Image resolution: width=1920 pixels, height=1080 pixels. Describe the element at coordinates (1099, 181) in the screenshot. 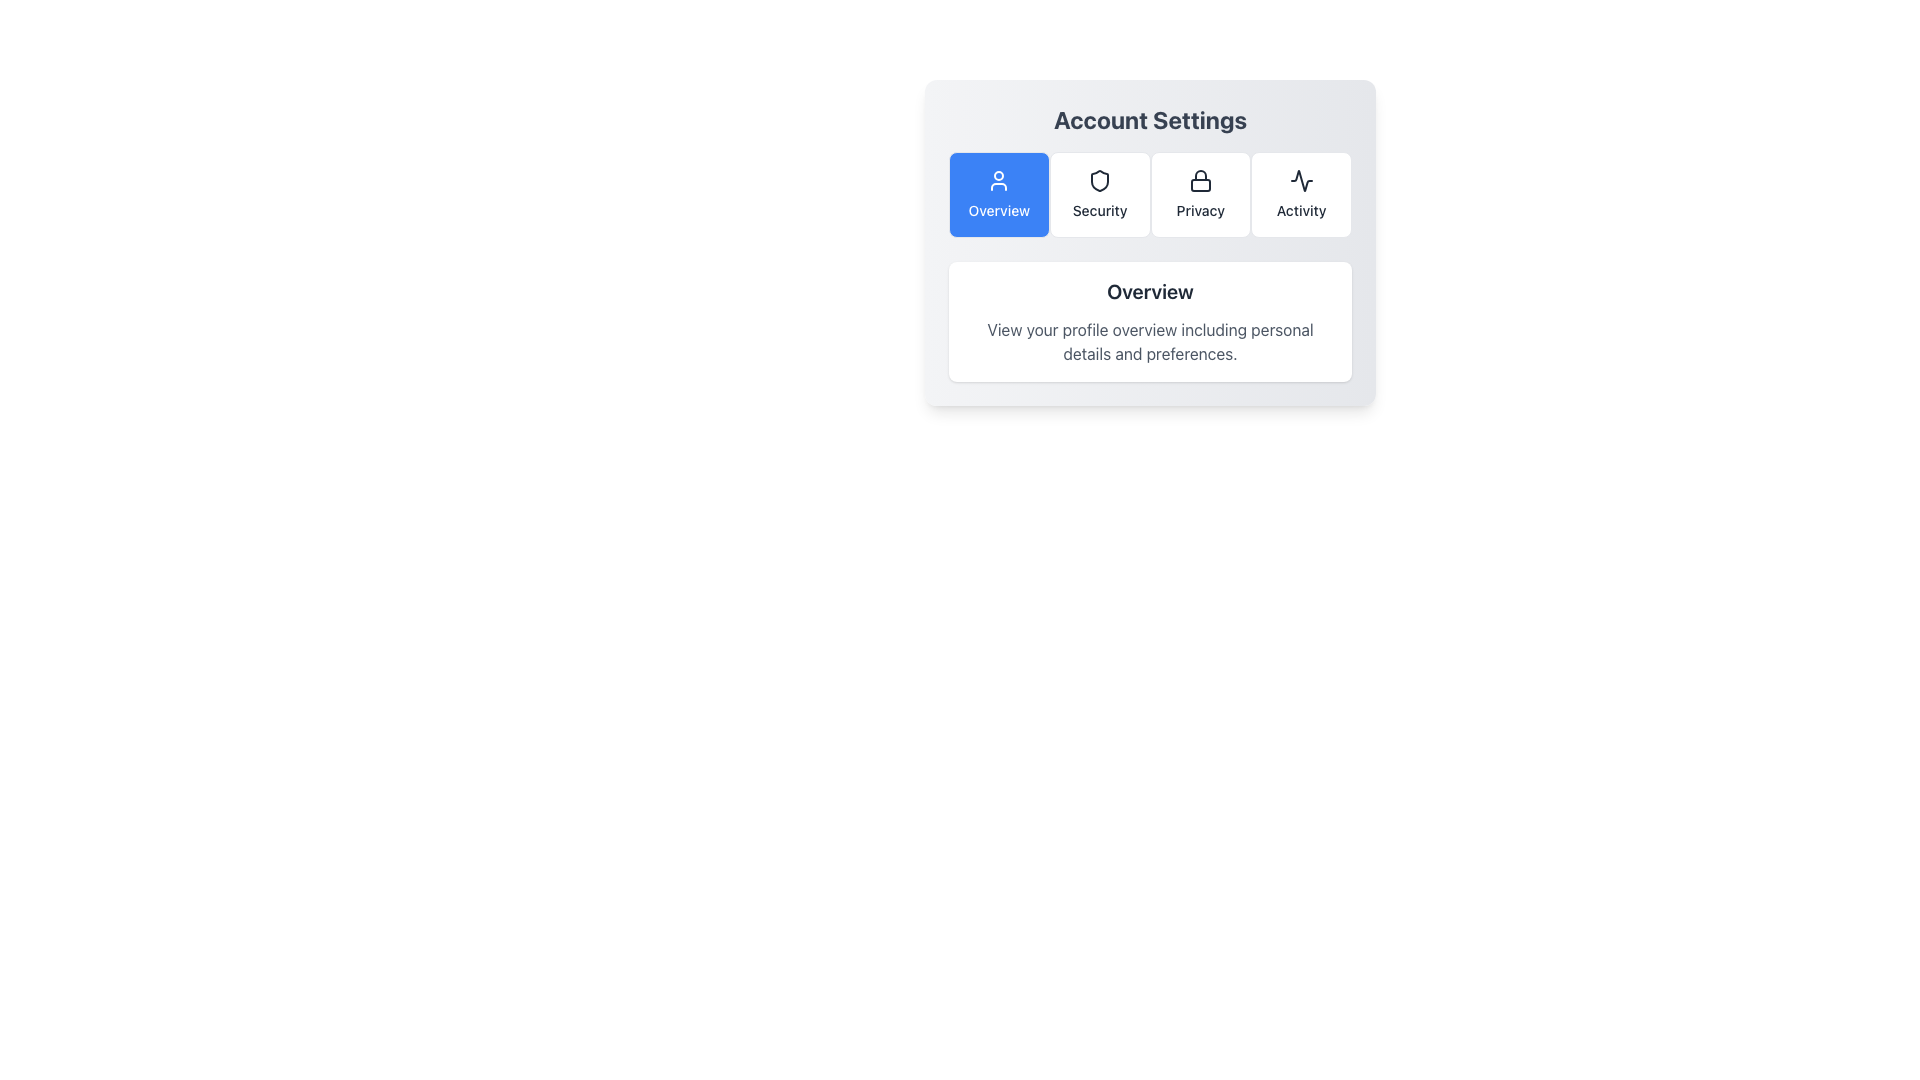

I see `the shield icon representing the 'Security' feature, located at the center of the 'Security' button` at that location.